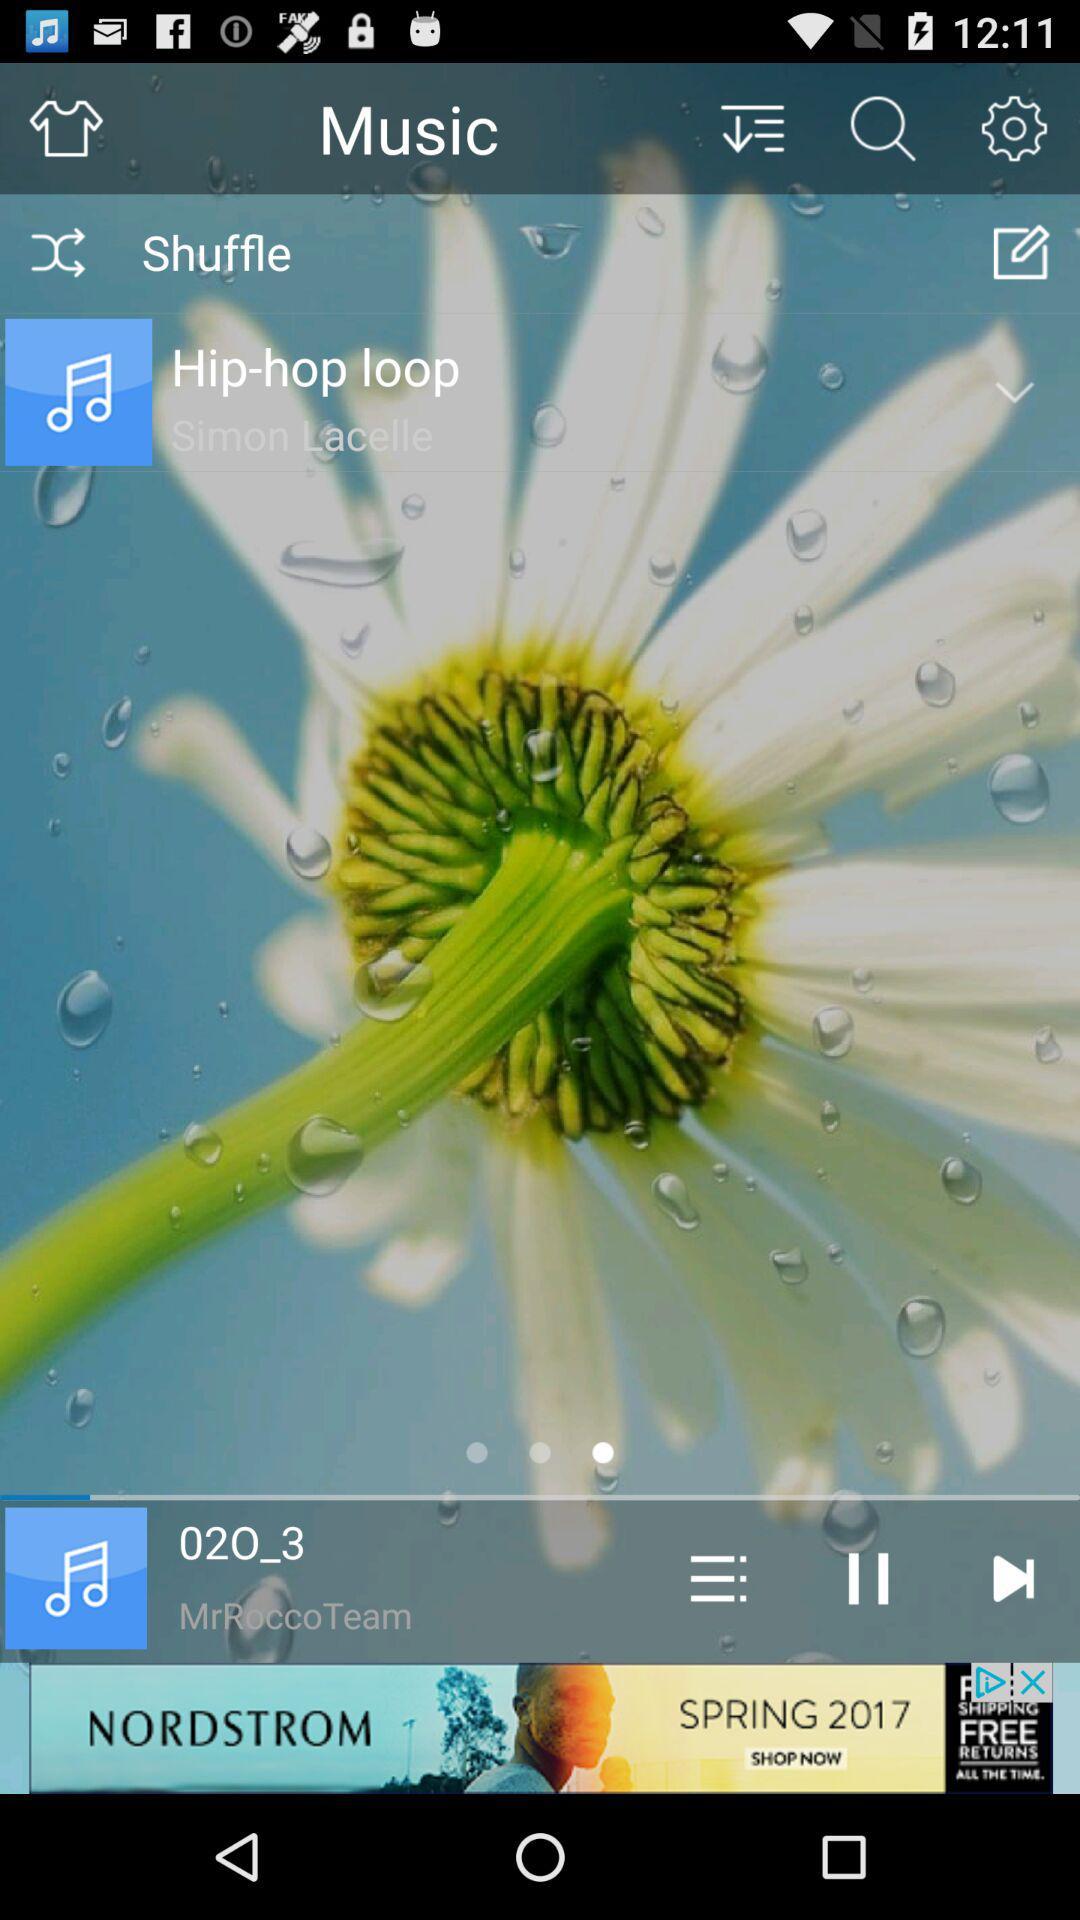 This screenshot has width=1080, height=1920. Describe the element at coordinates (1022, 268) in the screenshot. I see `the edit icon` at that location.